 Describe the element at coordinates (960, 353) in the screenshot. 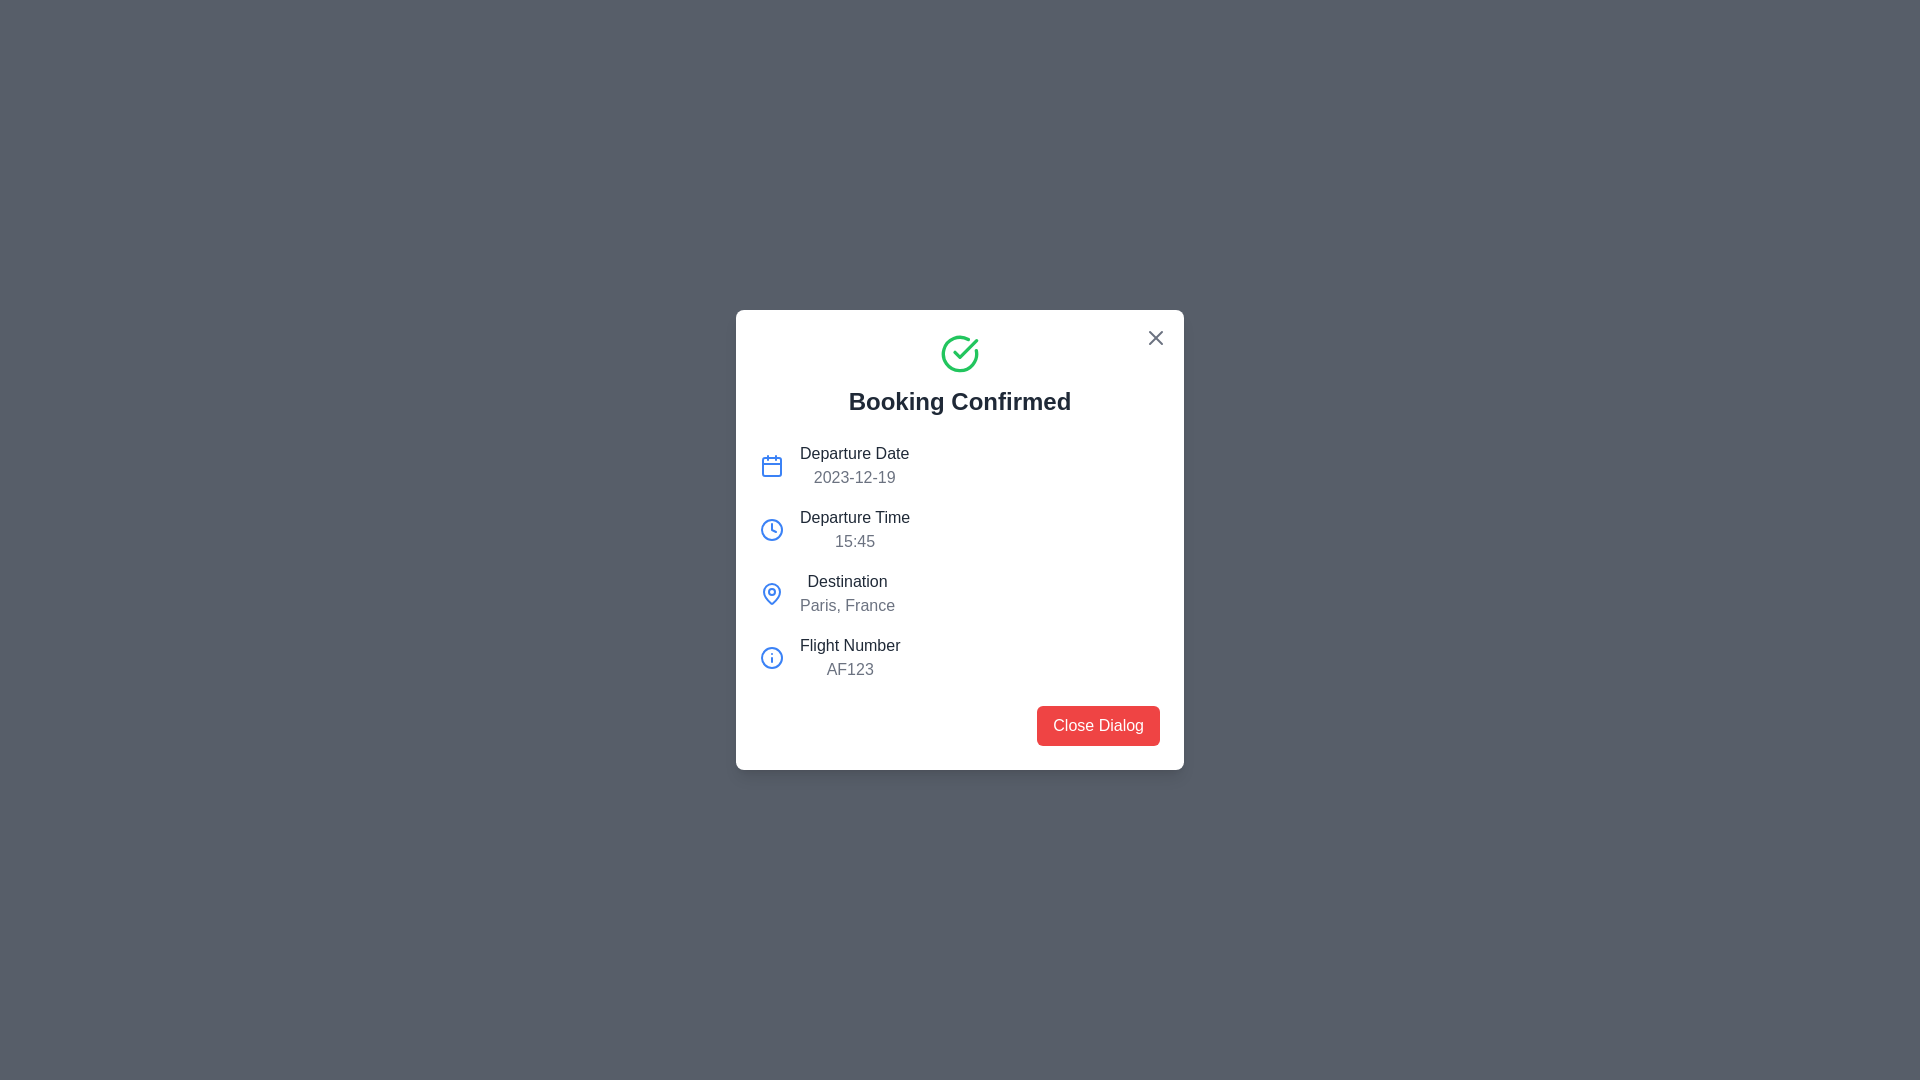

I see `the green circular SVG icon featuring a checkmark, which represents a confirmation status, located at the top-center of the 'Booking Confirmed' dialog box` at that location.